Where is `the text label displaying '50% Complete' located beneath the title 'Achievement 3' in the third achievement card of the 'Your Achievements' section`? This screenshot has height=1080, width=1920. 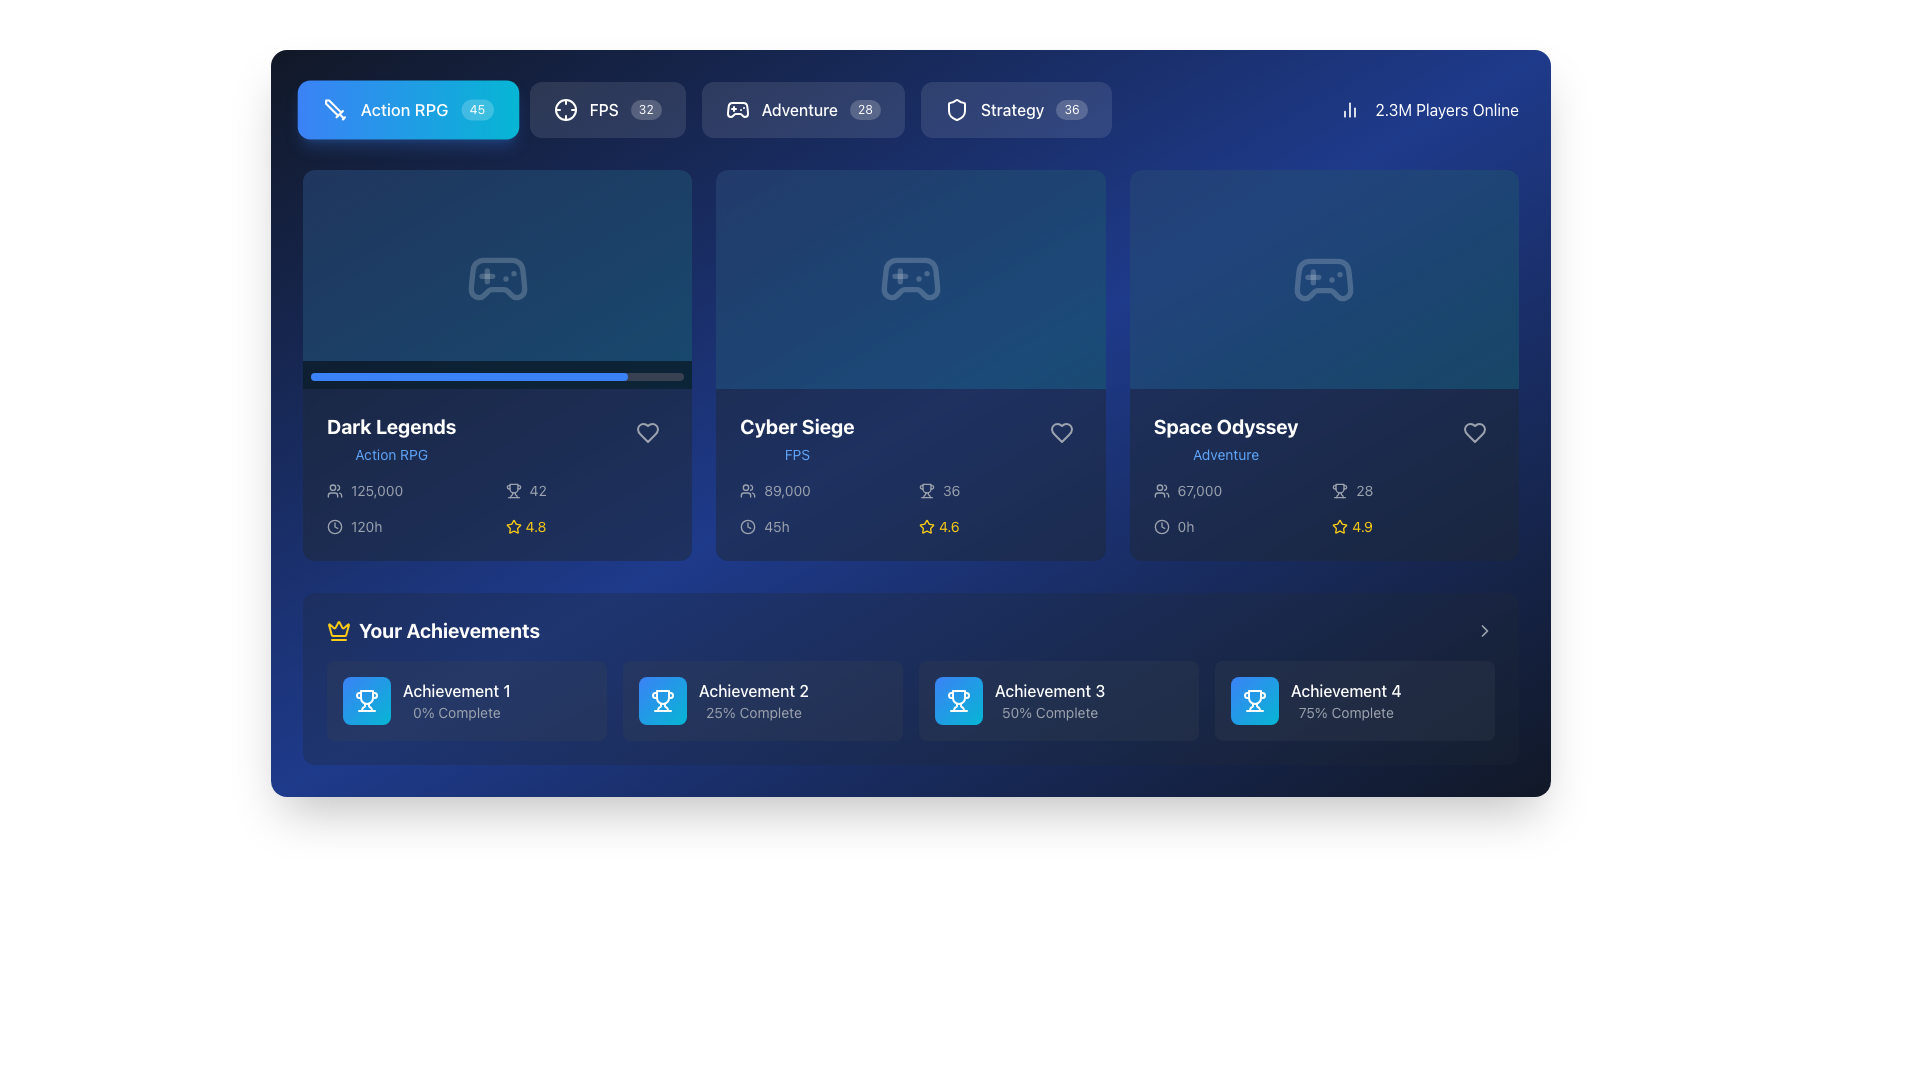 the text label displaying '50% Complete' located beneath the title 'Achievement 3' in the third achievement card of the 'Your Achievements' section is located at coordinates (1049, 712).